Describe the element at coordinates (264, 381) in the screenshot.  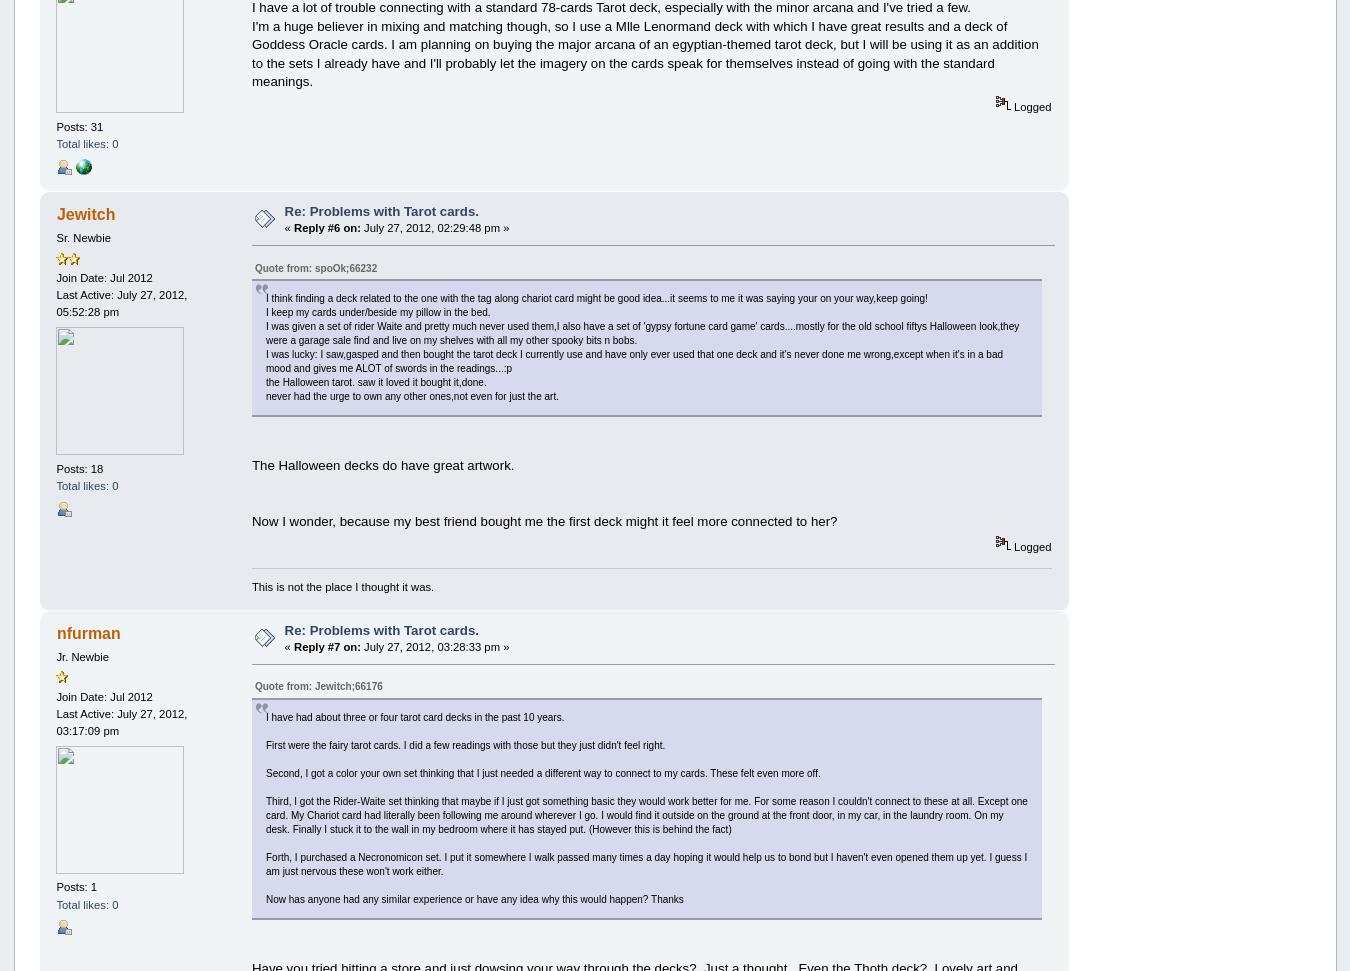
I see `'the Halloween tarot. saw it loved it bought it,done.'` at that location.